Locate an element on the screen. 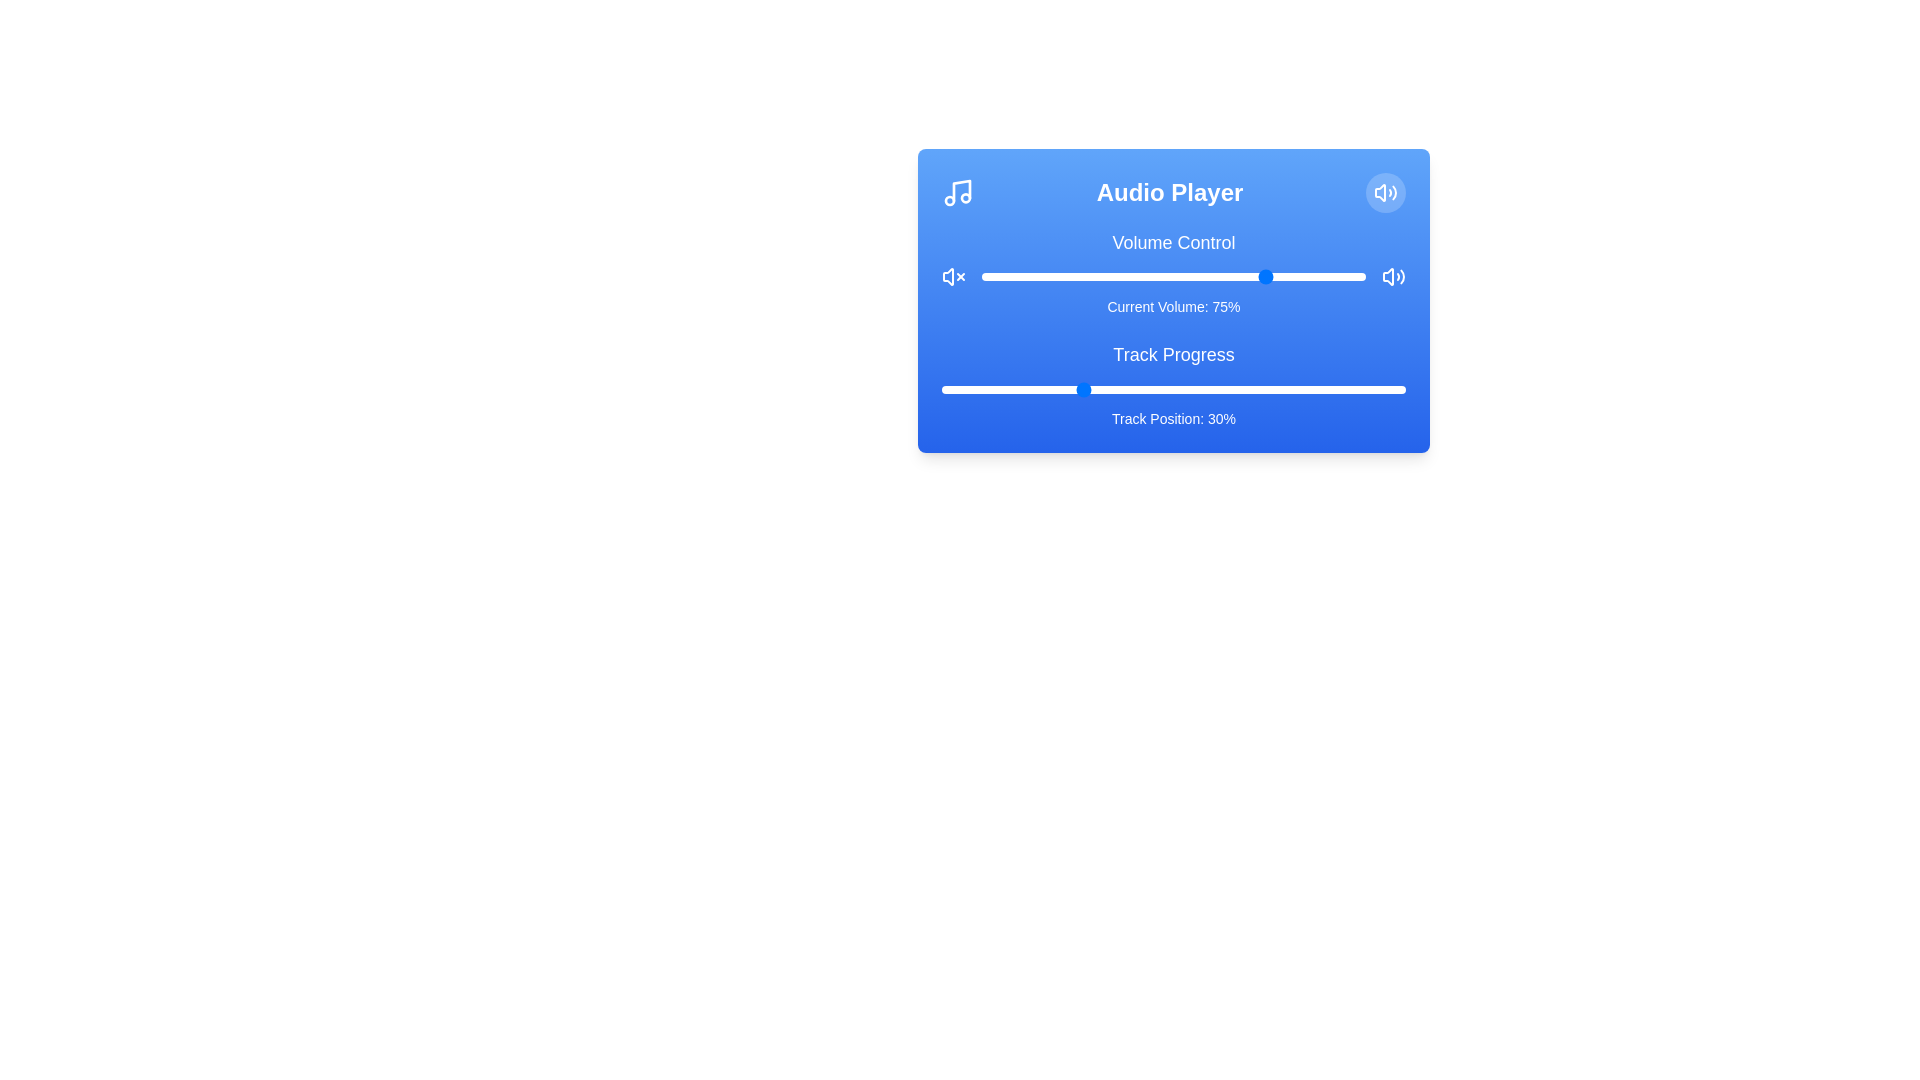 Image resolution: width=1920 pixels, height=1080 pixels. the muted state toggle icon for the audio player is located at coordinates (953, 277).